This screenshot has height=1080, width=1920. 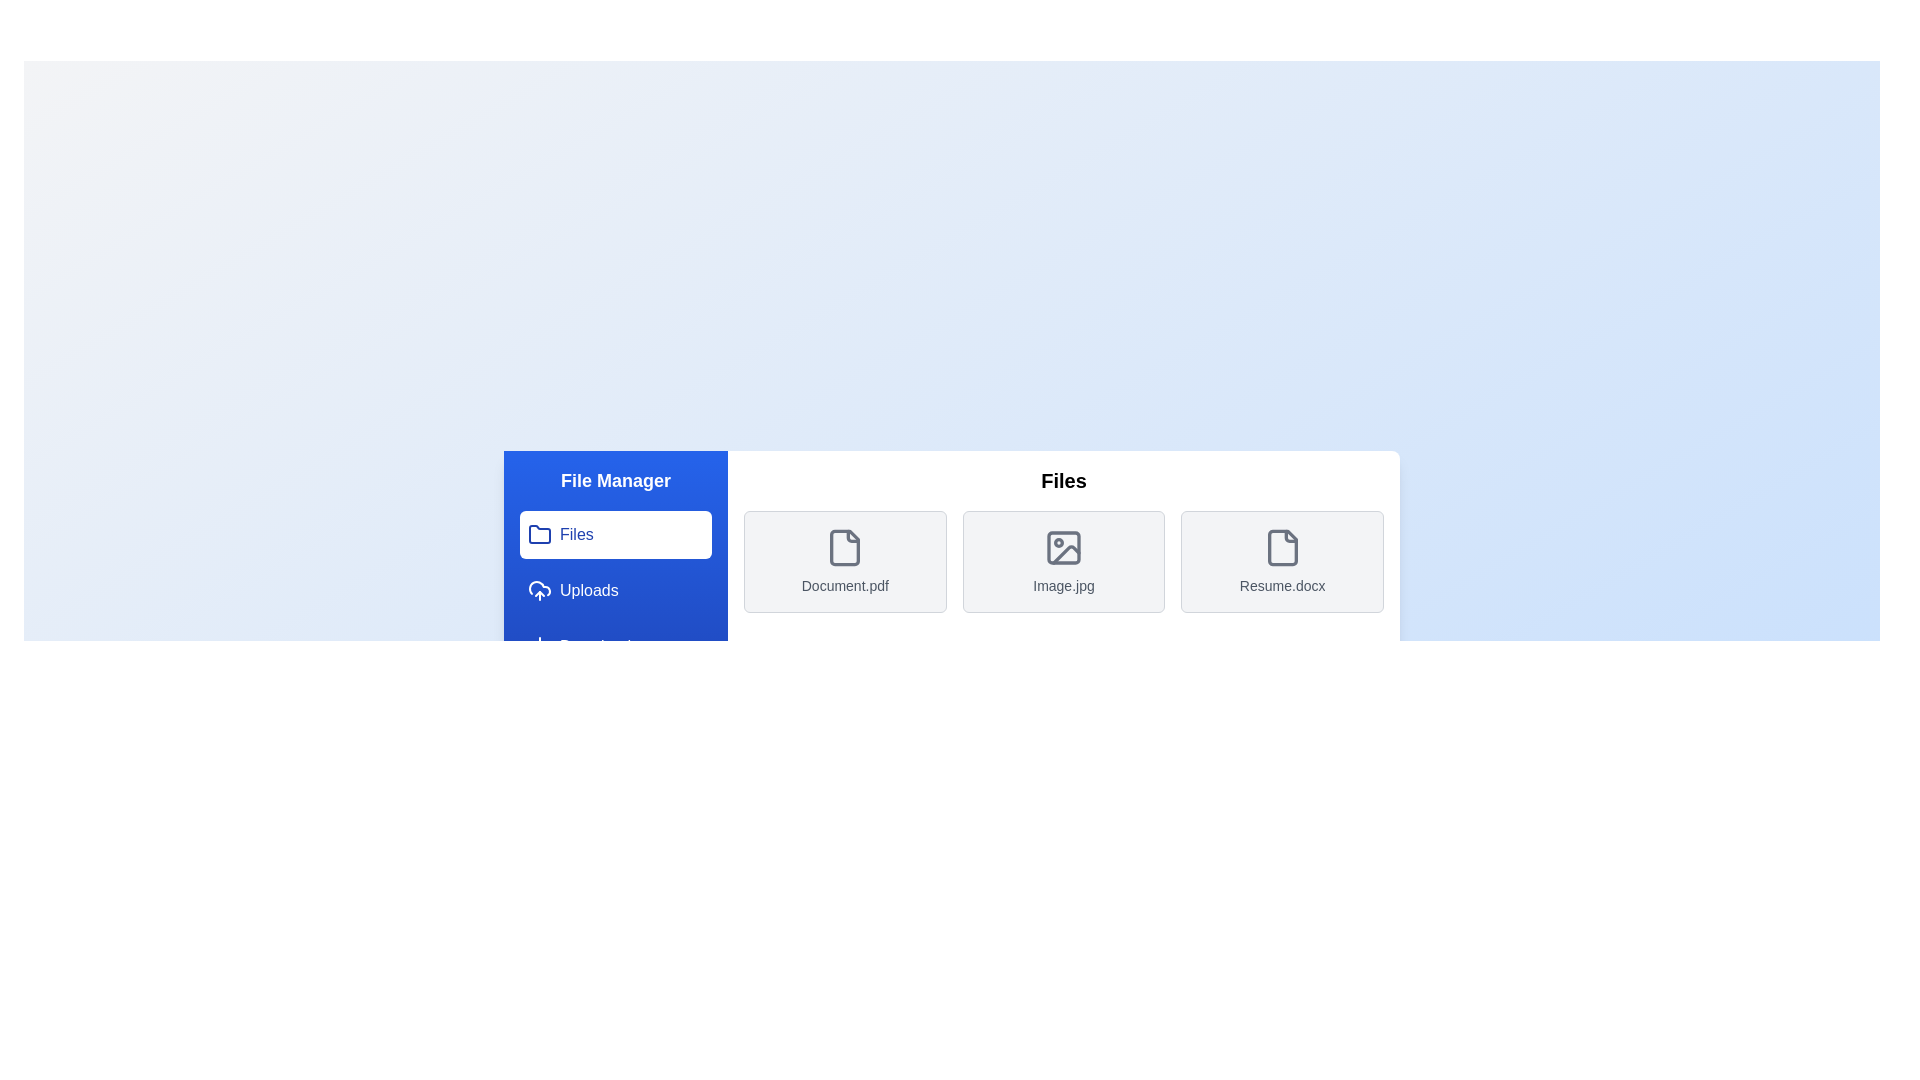 What do you see at coordinates (844, 562) in the screenshot?
I see `the file or image Document.pdf from the list` at bounding box center [844, 562].